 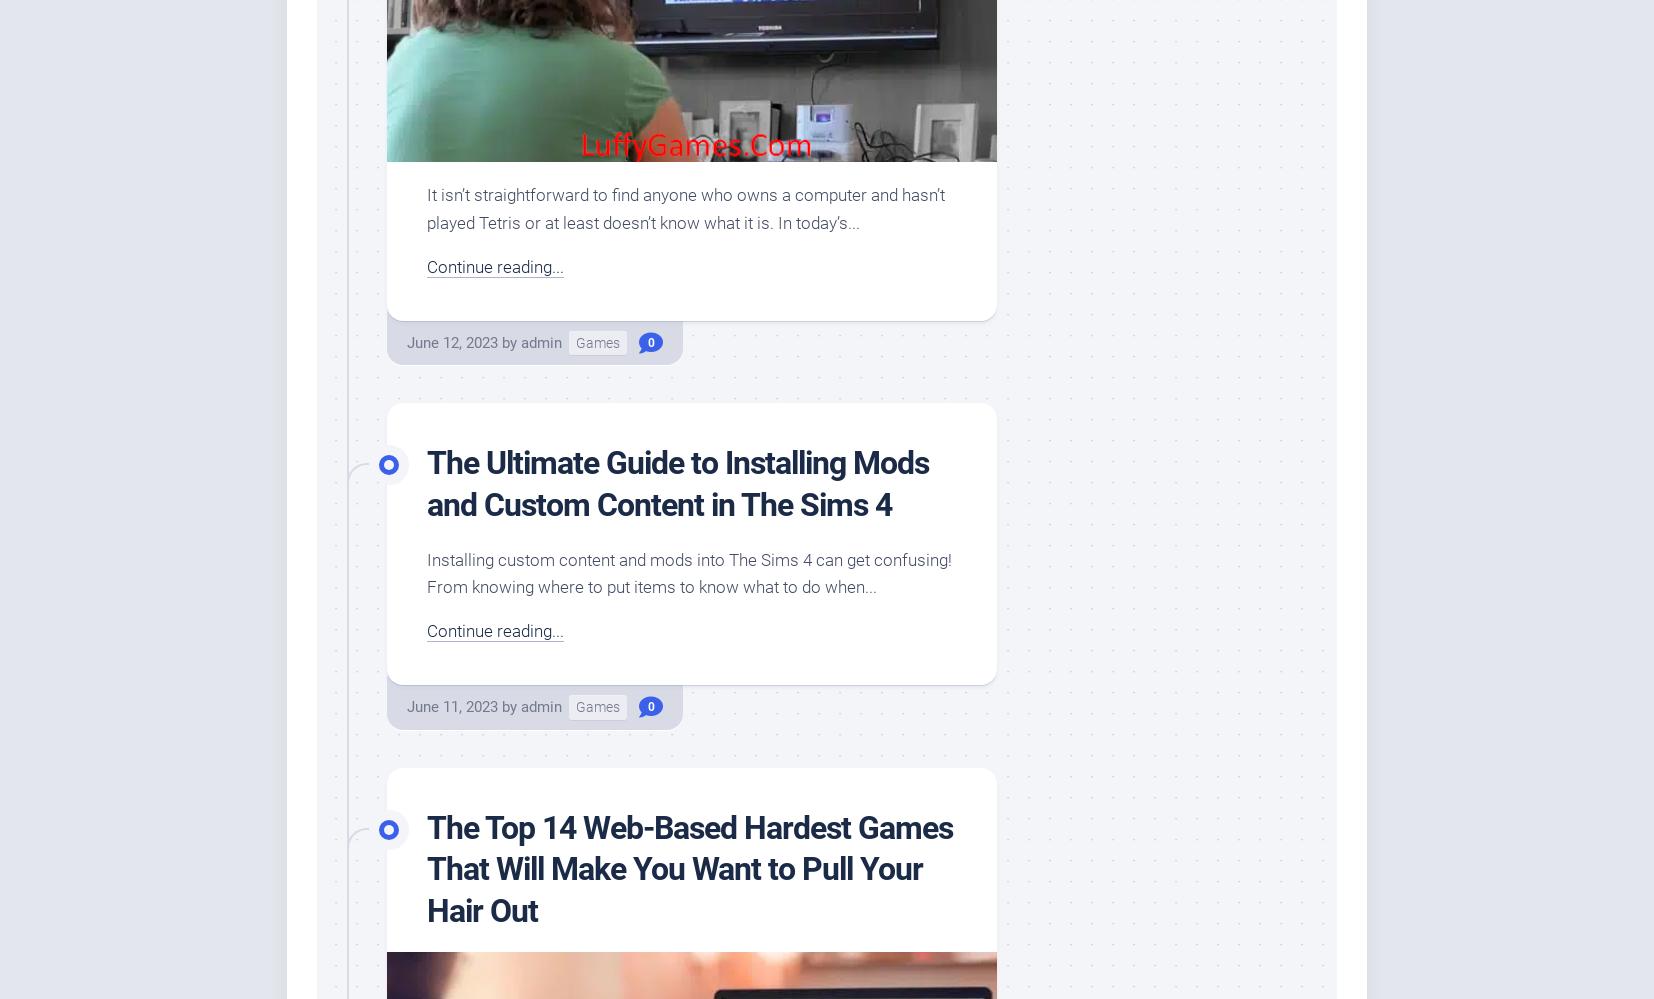 I want to click on 'June 11, 2023', so click(x=452, y=706).